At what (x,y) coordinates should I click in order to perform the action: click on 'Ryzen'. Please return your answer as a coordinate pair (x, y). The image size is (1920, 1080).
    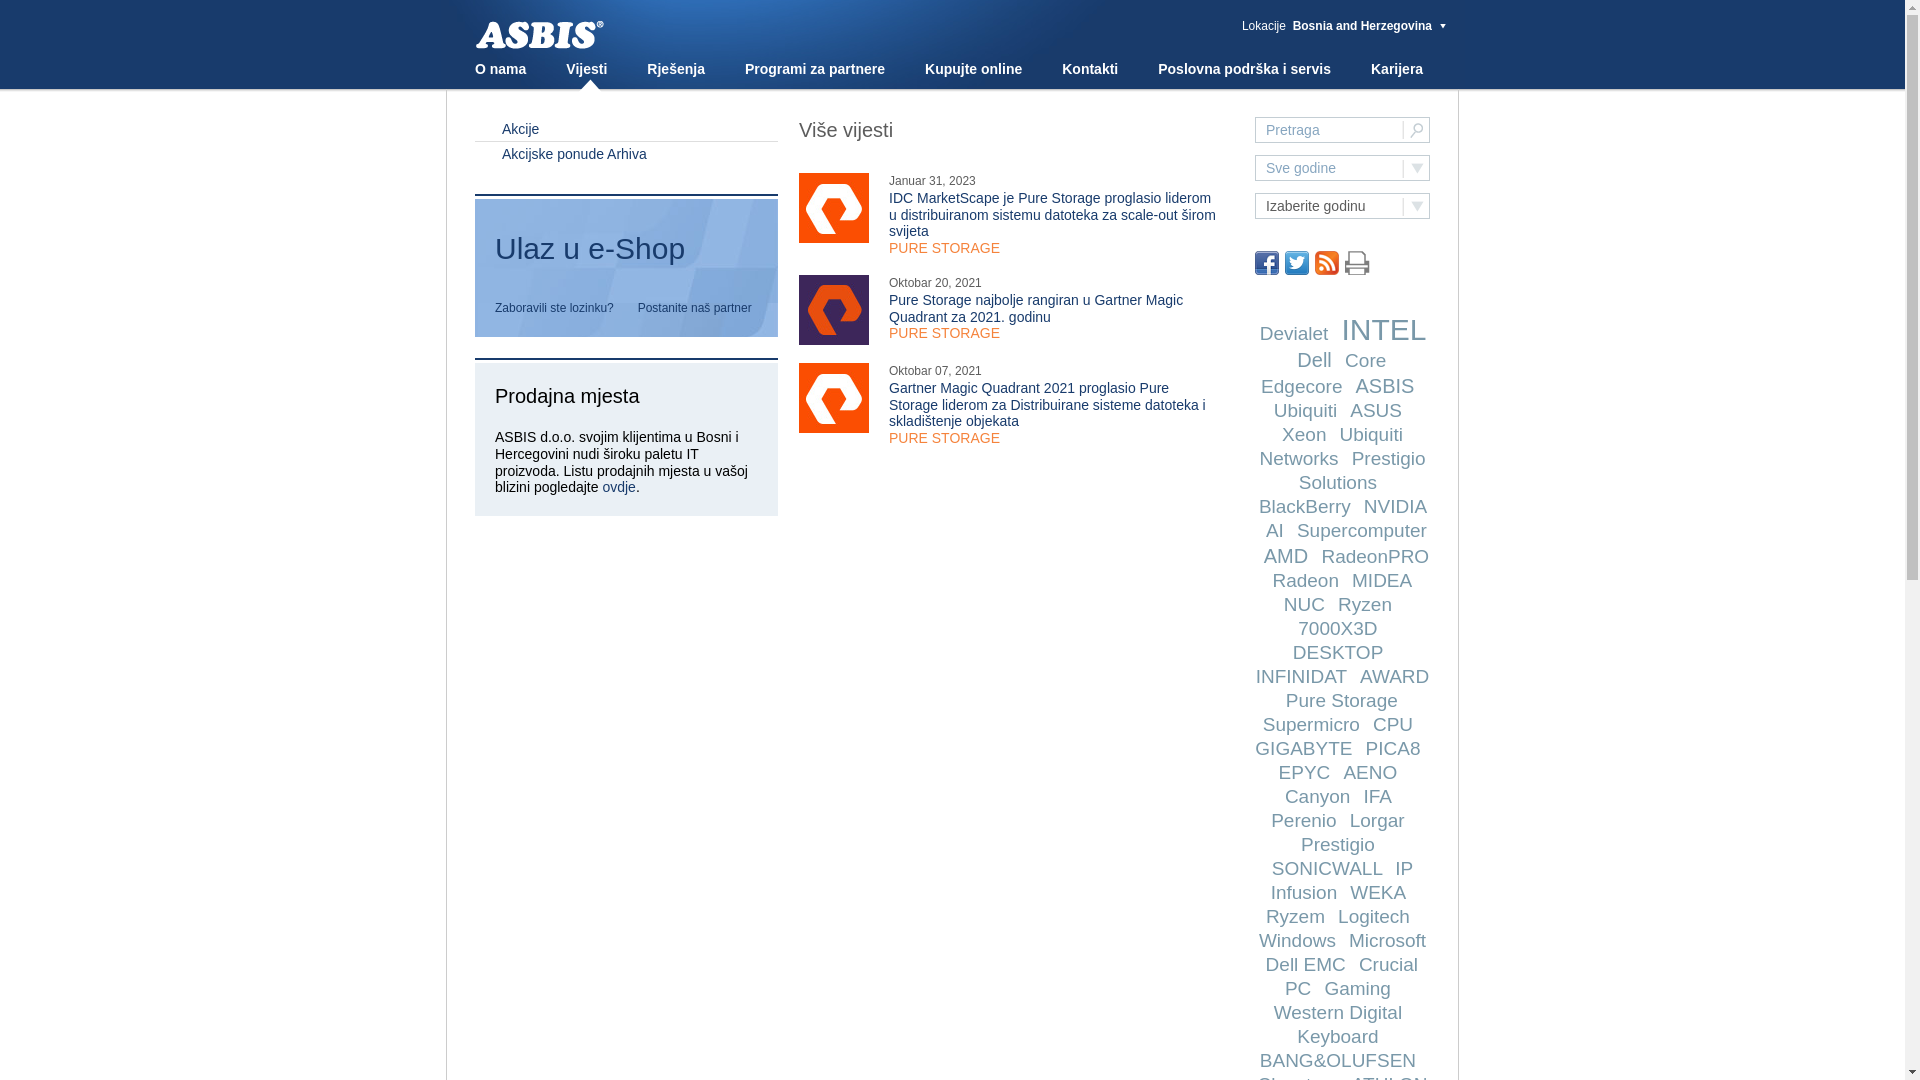
    Looking at the image, I should click on (1363, 603).